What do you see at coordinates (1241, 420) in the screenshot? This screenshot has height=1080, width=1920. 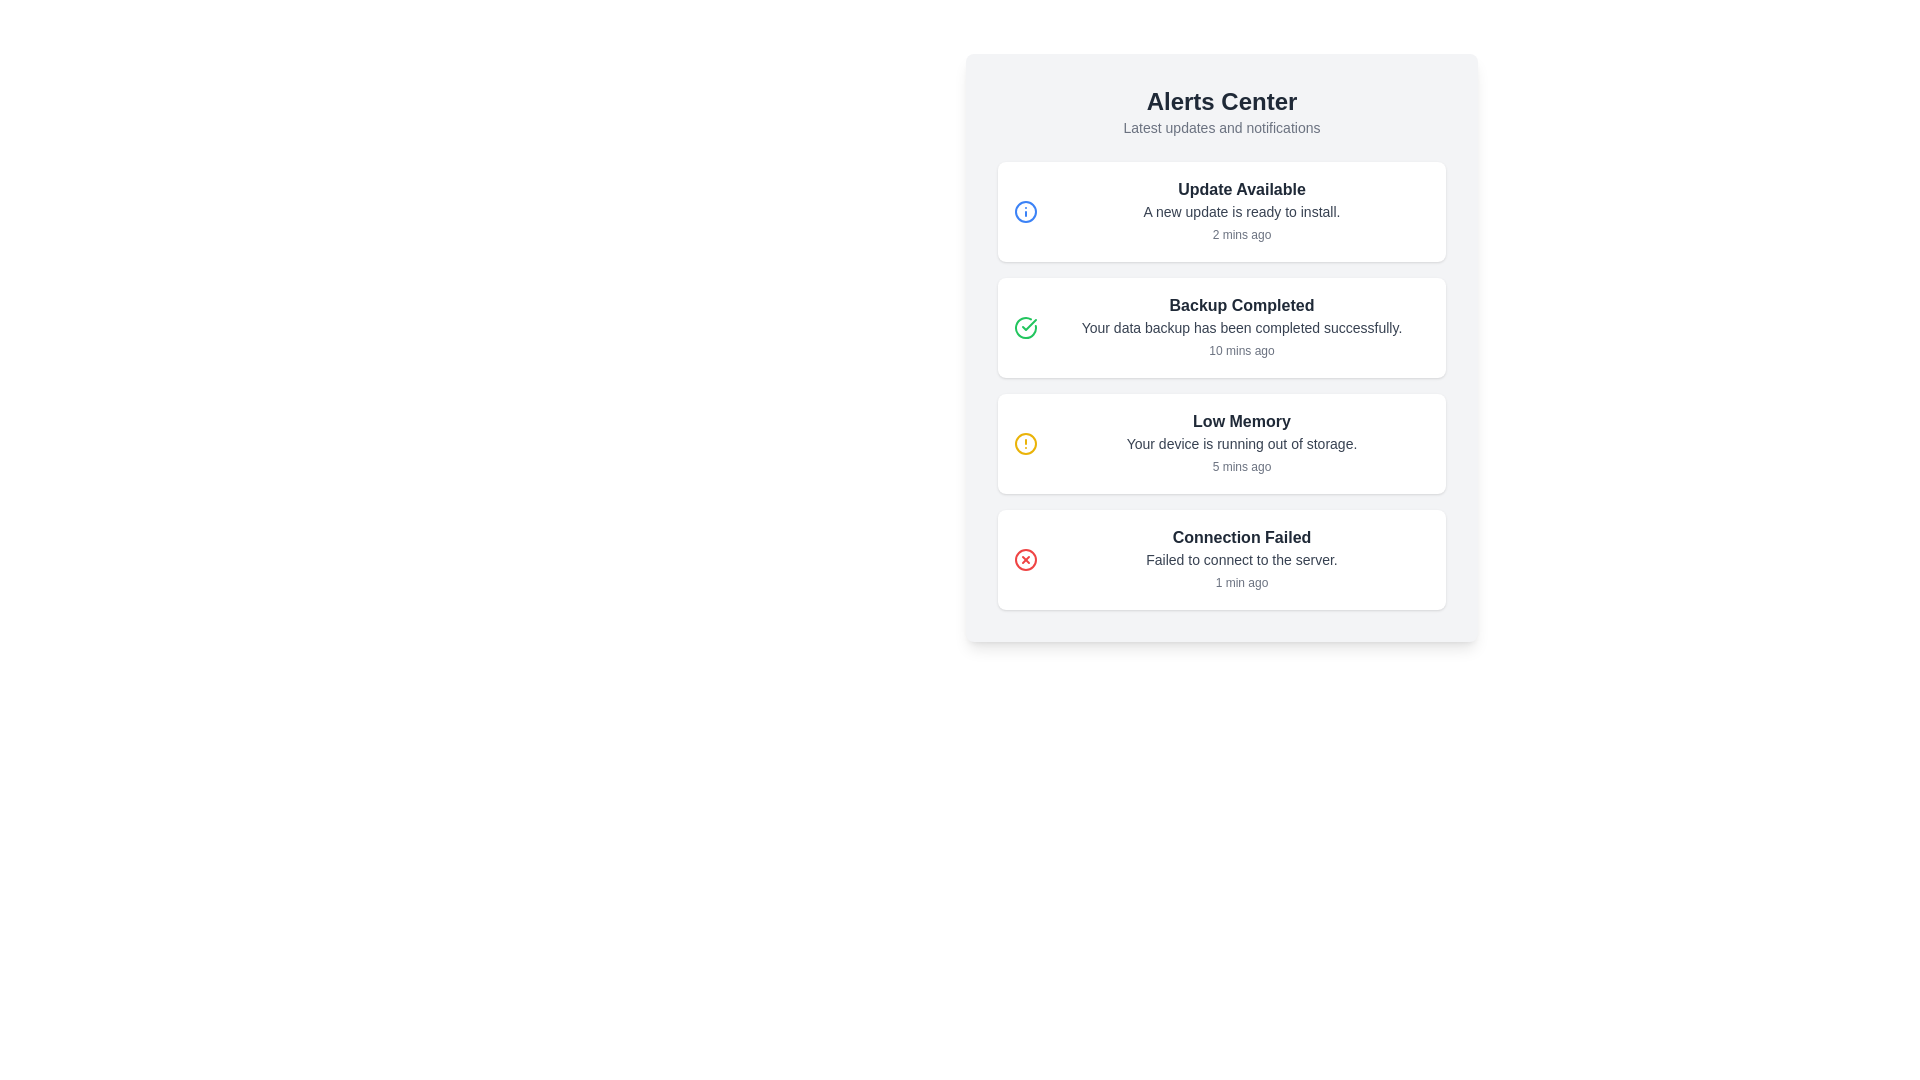 I see `text of the prominent 'Low Memory' heading in the third notification card, styled in bold and dark grey` at bounding box center [1241, 420].